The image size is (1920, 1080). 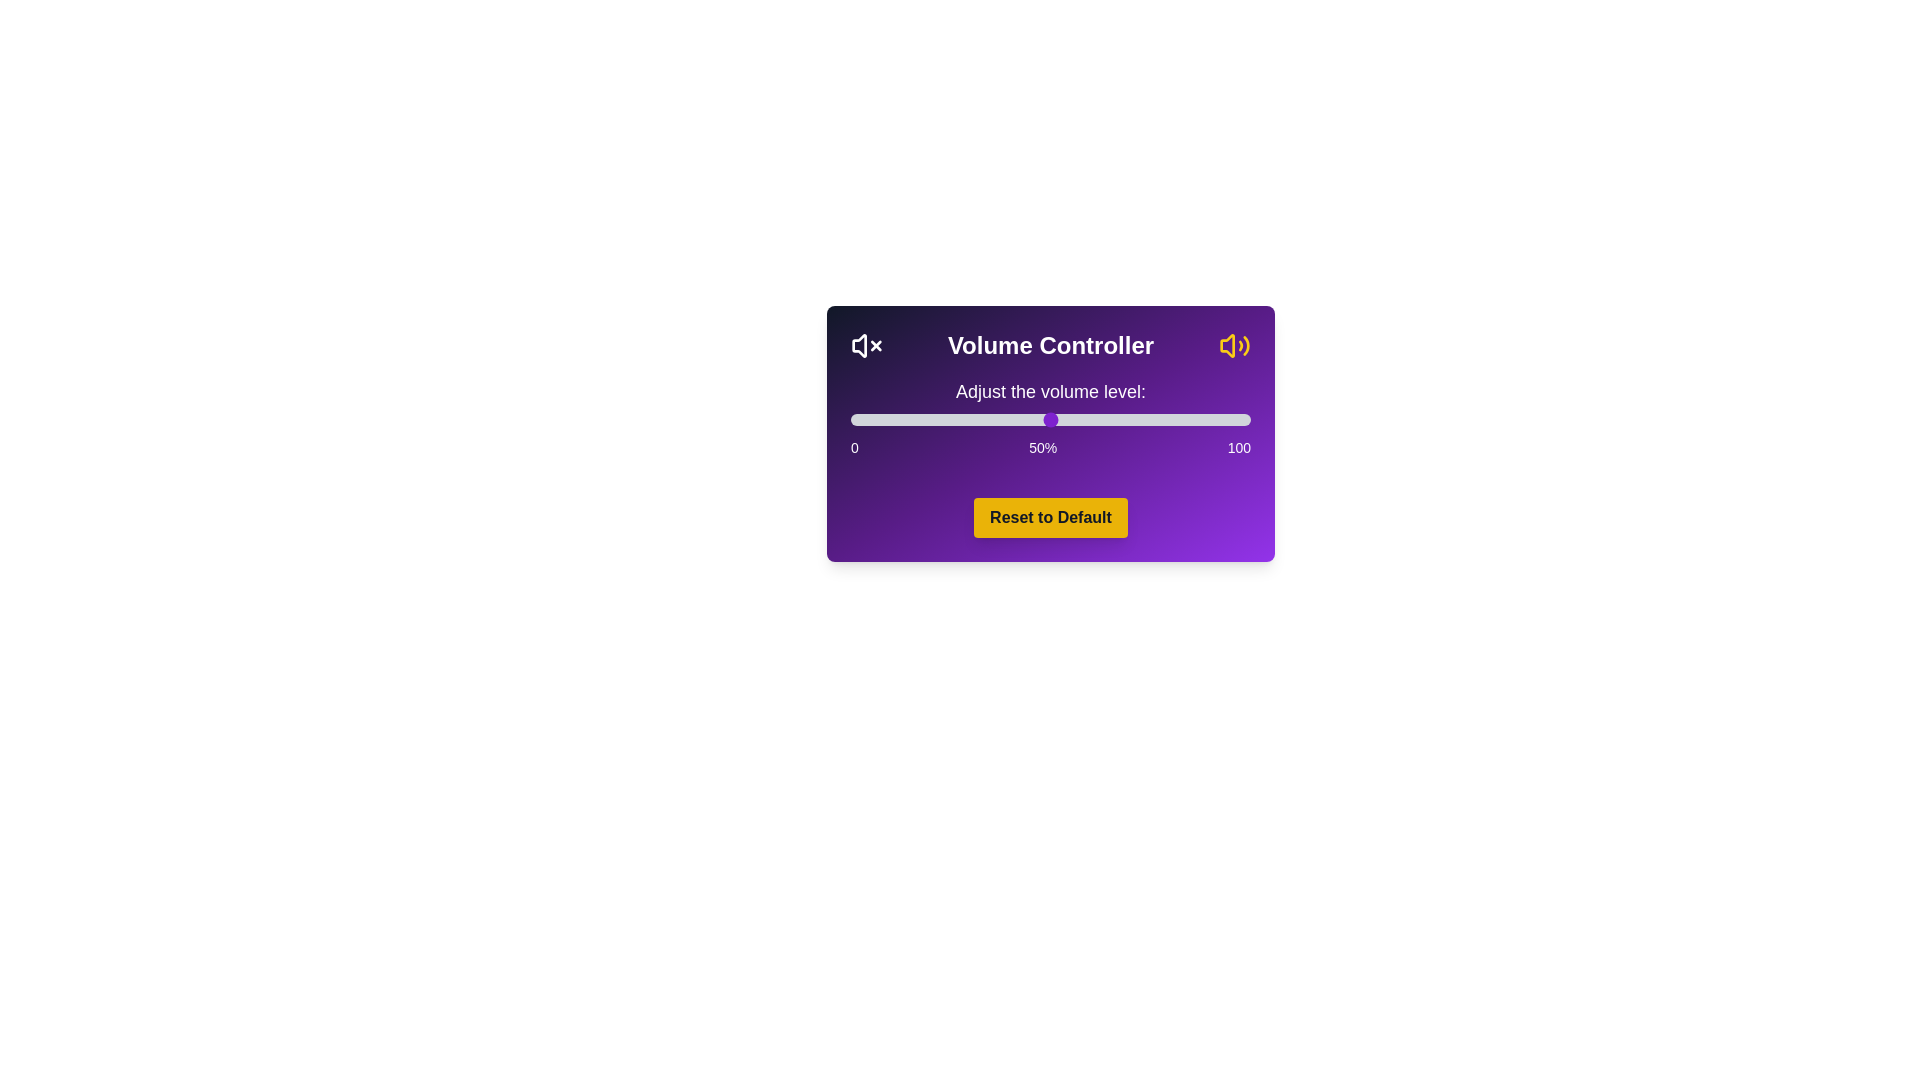 What do you see at coordinates (914, 419) in the screenshot?
I see `the volume slider to set the volume to 16%` at bounding box center [914, 419].